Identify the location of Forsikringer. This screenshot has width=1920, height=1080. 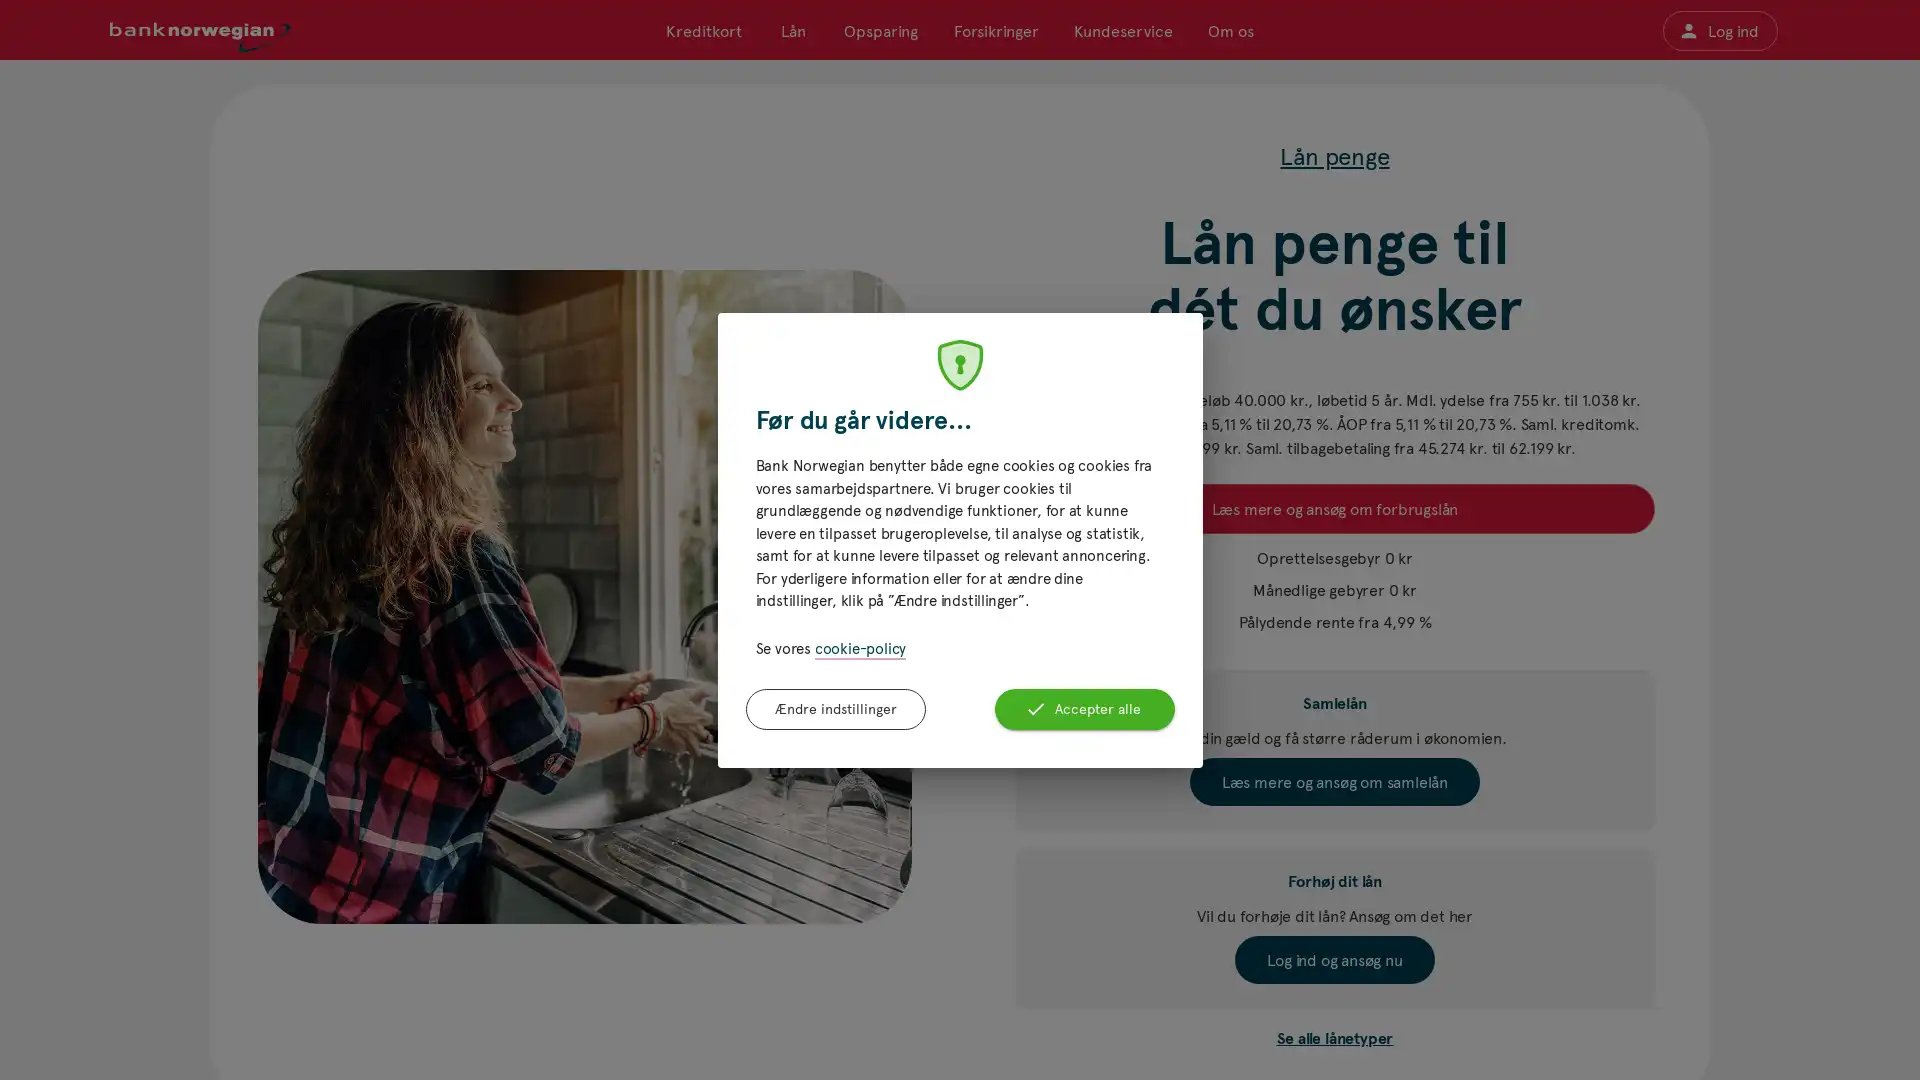
(995, 30).